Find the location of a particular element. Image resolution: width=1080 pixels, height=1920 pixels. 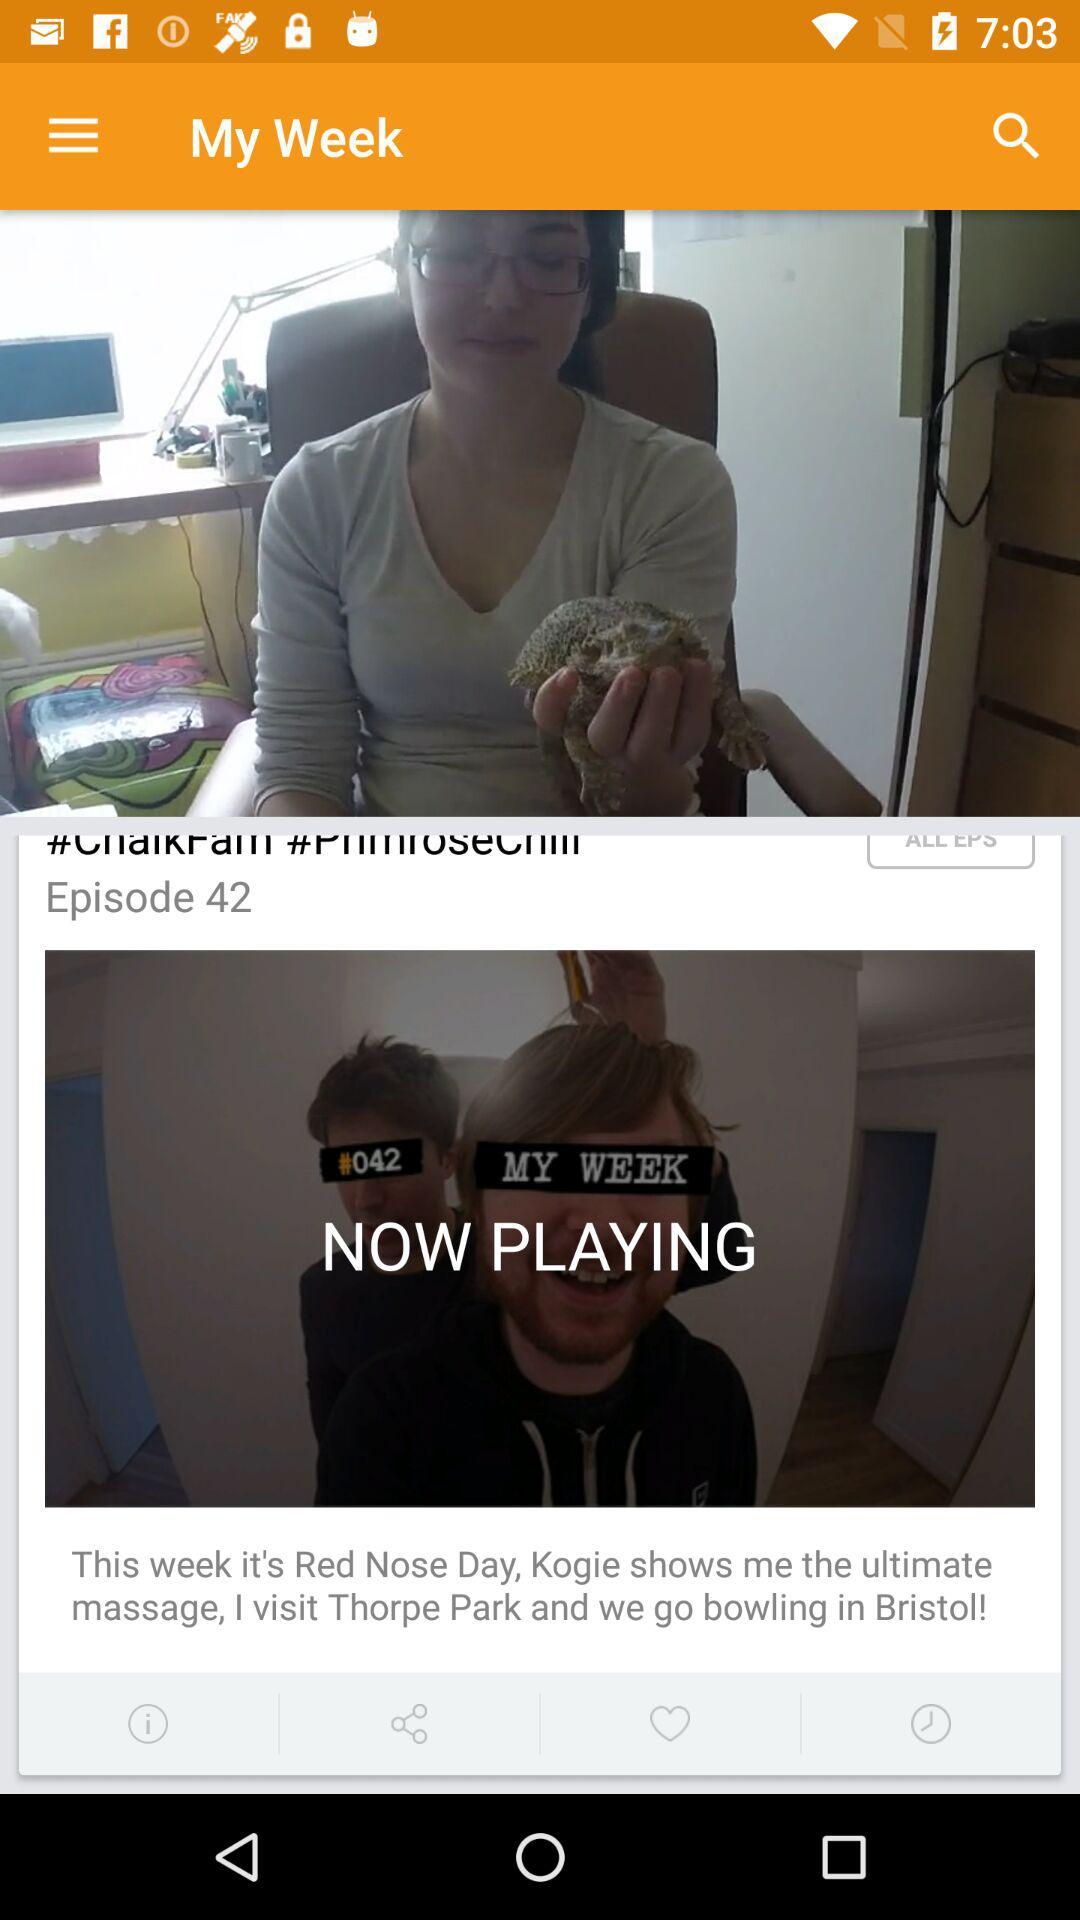

the image below the episode 42 is located at coordinates (540, 1227).